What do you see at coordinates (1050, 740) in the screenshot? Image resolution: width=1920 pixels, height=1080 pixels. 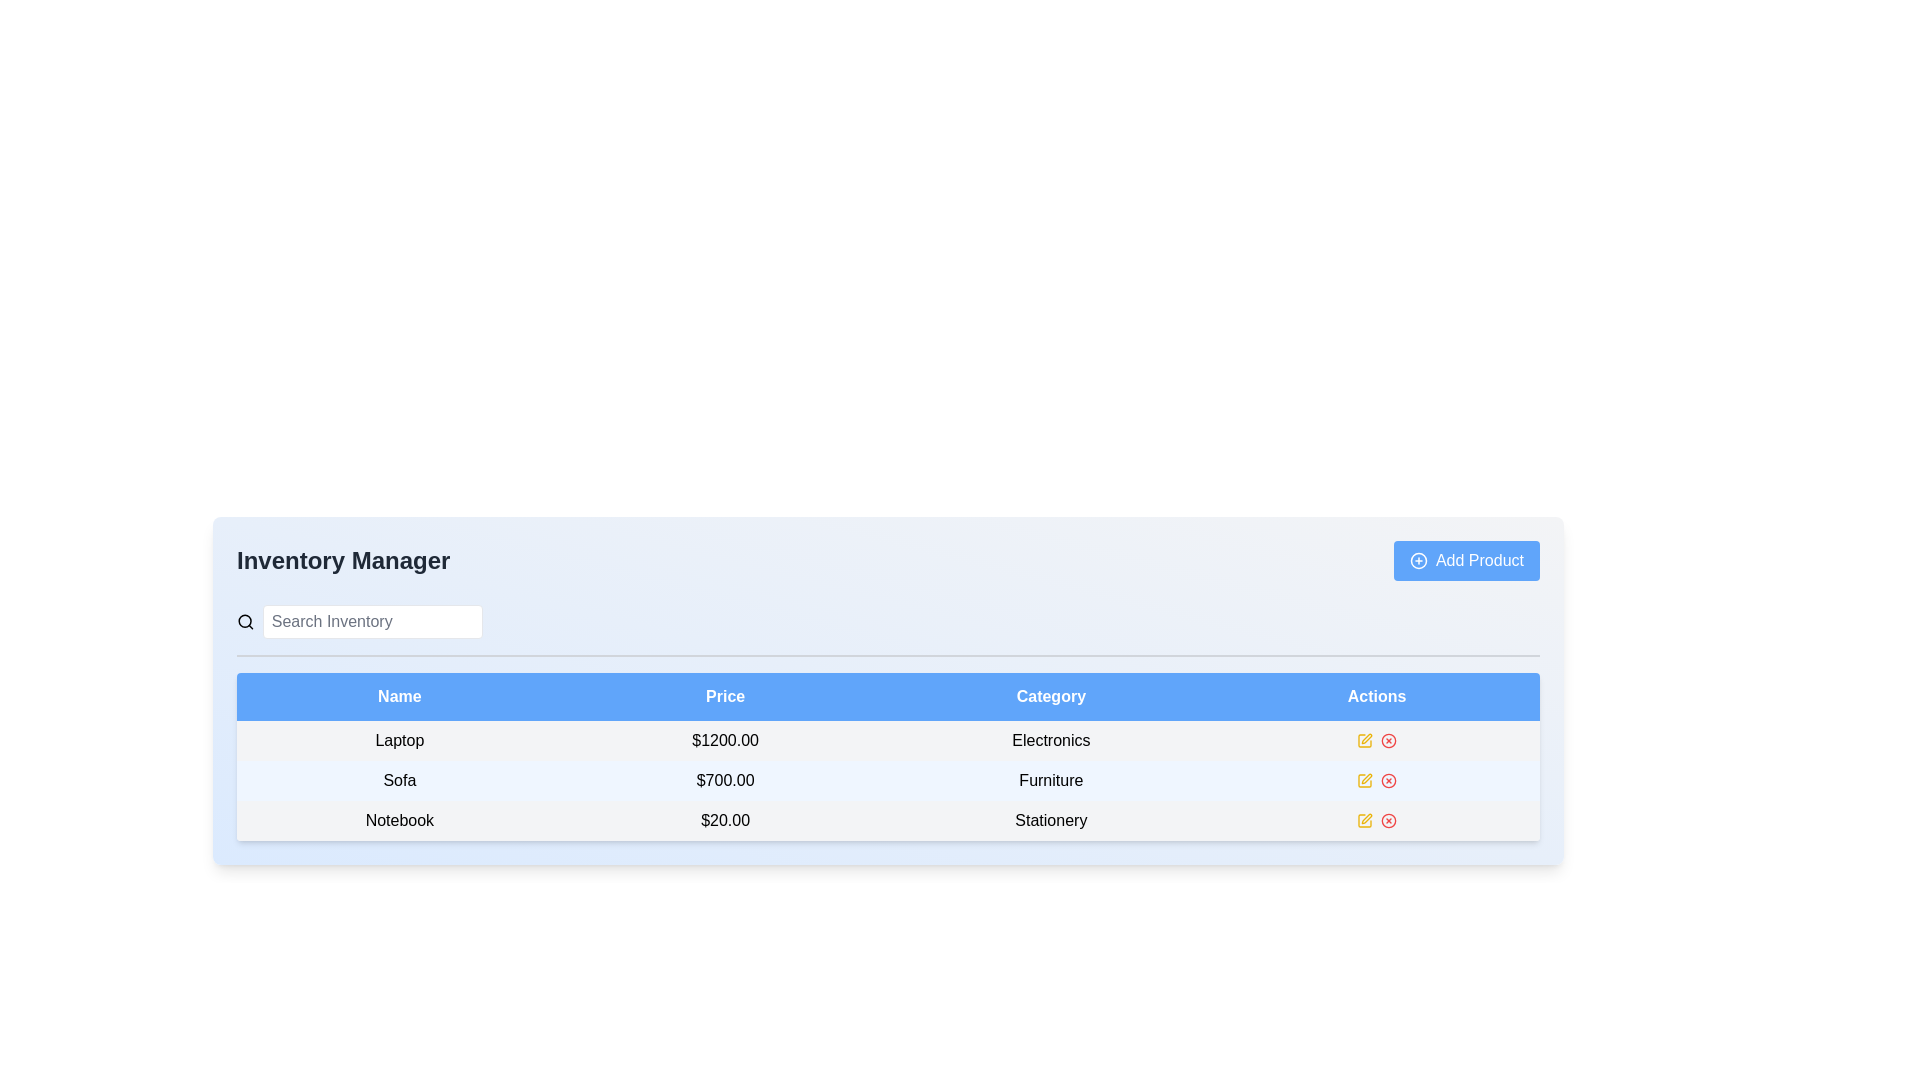 I see `text of the Label indicating the product category in the first row of the inventory table, located in the third column titled 'Category'` at bounding box center [1050, 740].